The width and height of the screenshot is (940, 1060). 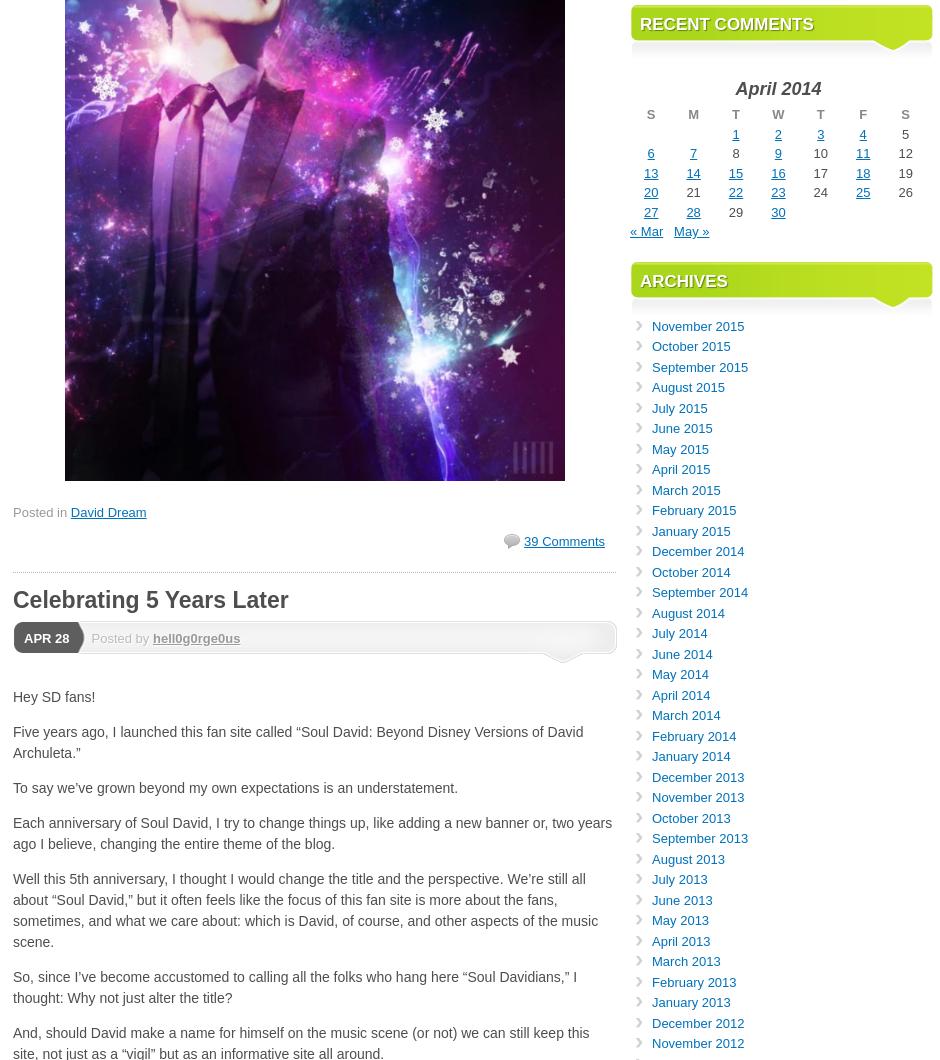 What do you see at coordinates (735, 171) in the screenshot?
I see `'15'` at bounding box center [735, 171].